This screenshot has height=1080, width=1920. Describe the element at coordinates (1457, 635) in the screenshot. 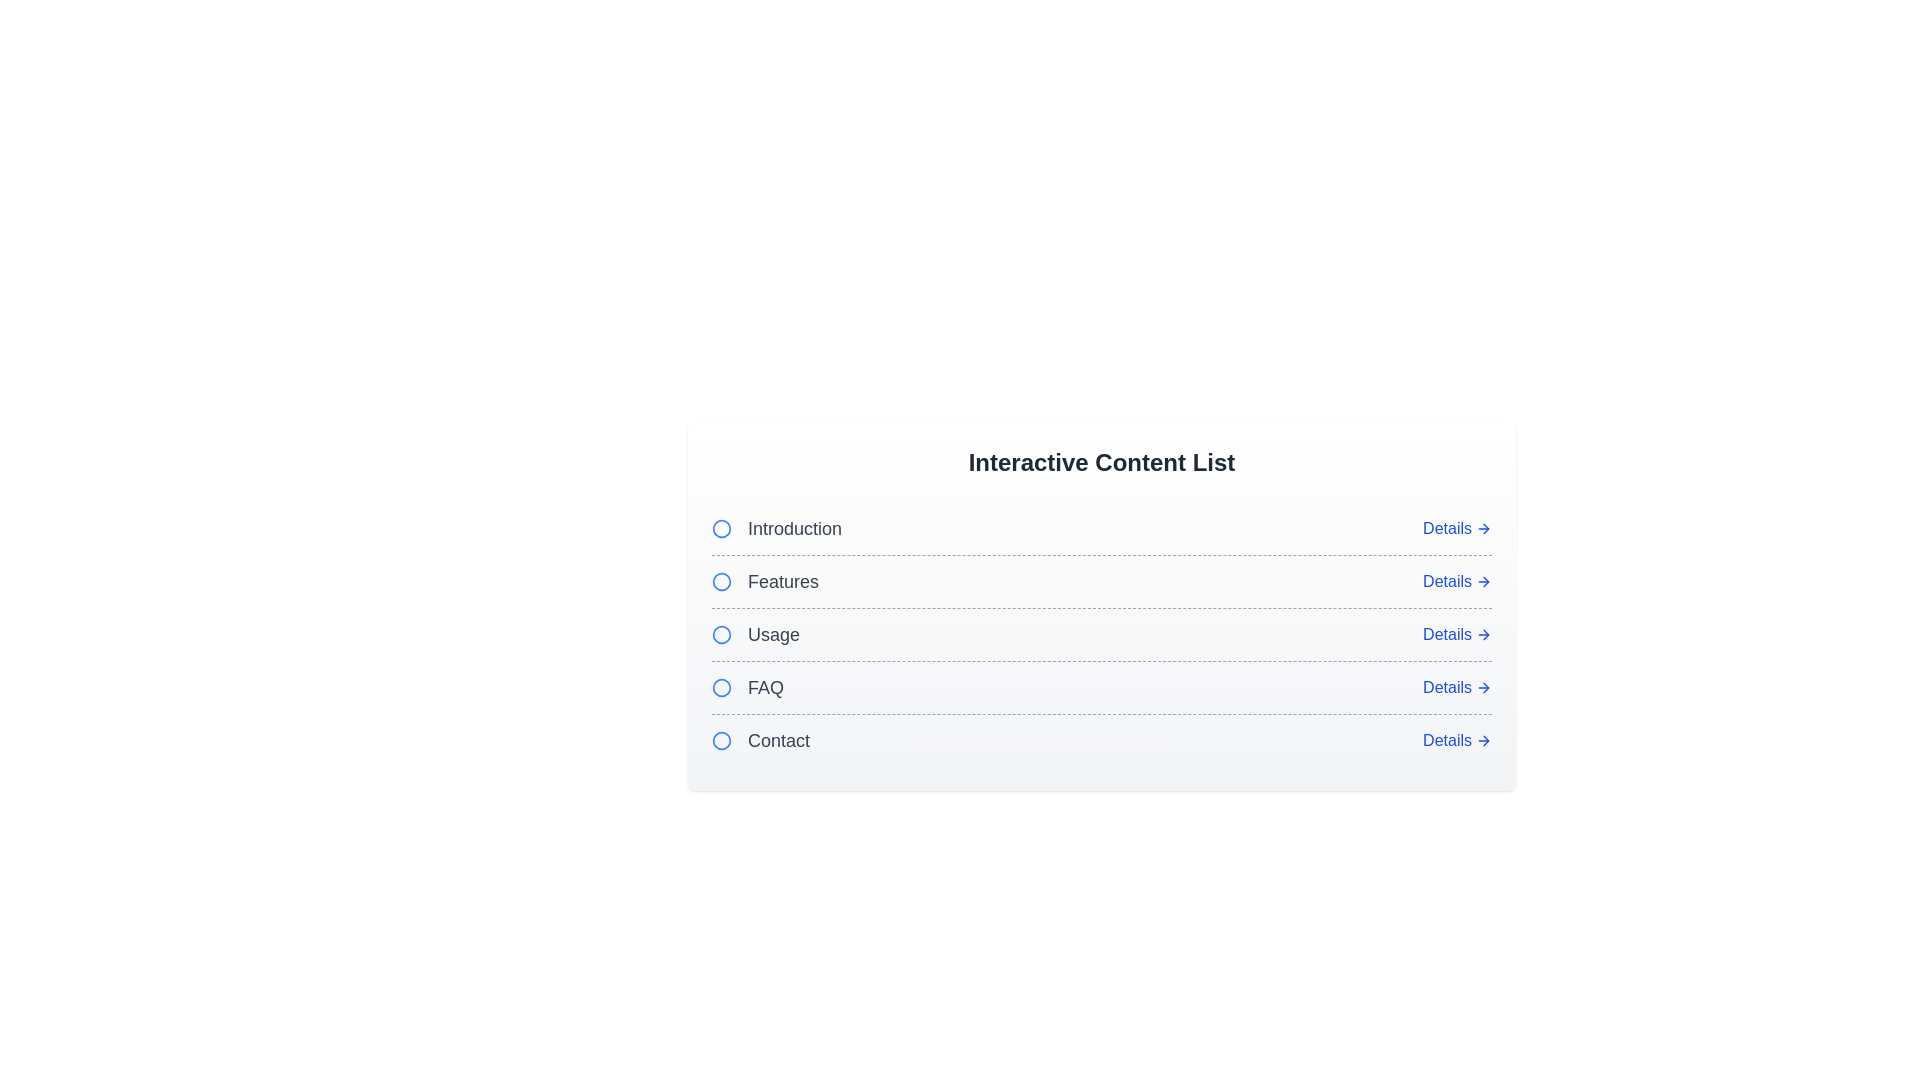

I see `the hyperlink with icon located in the 'Usage' row, which is the fourth 'Details' element from the top` at that location.